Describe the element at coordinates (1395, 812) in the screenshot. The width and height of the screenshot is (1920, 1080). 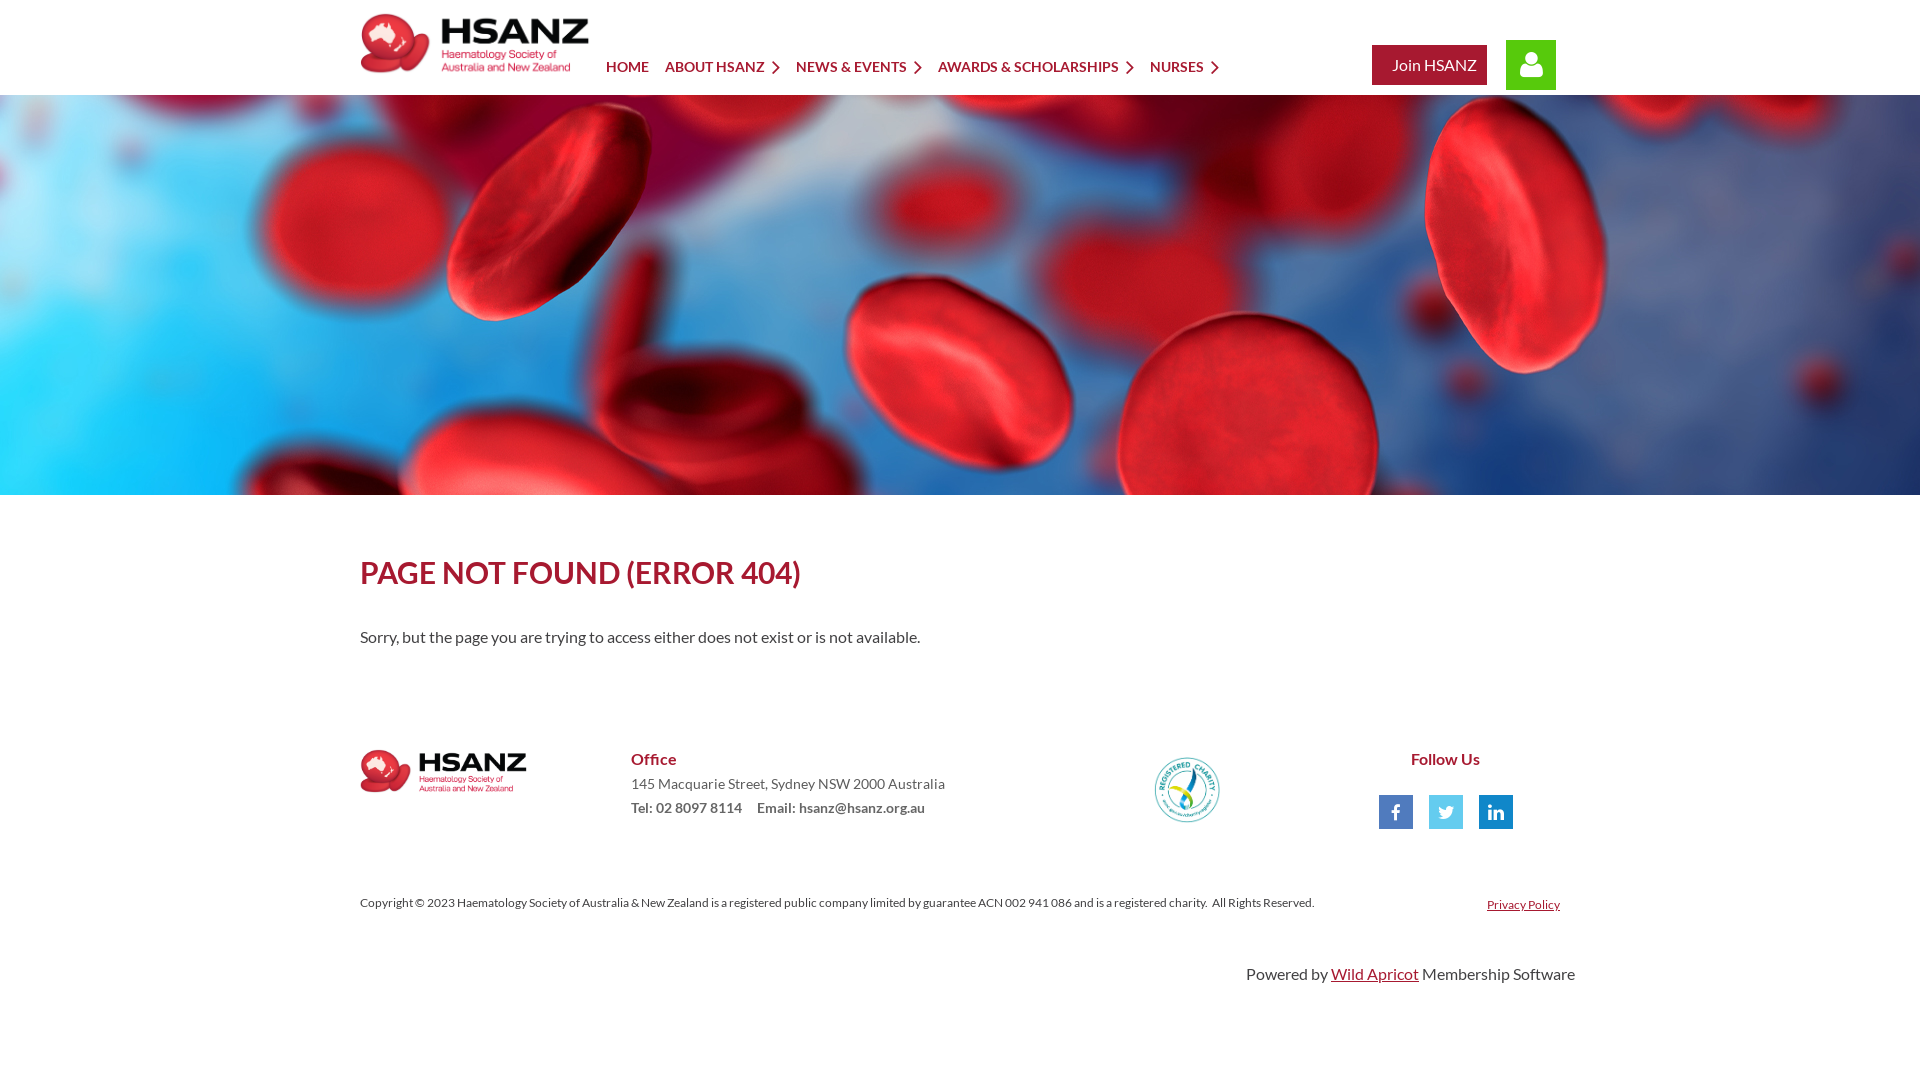
I see `'Facebook'` at that location.